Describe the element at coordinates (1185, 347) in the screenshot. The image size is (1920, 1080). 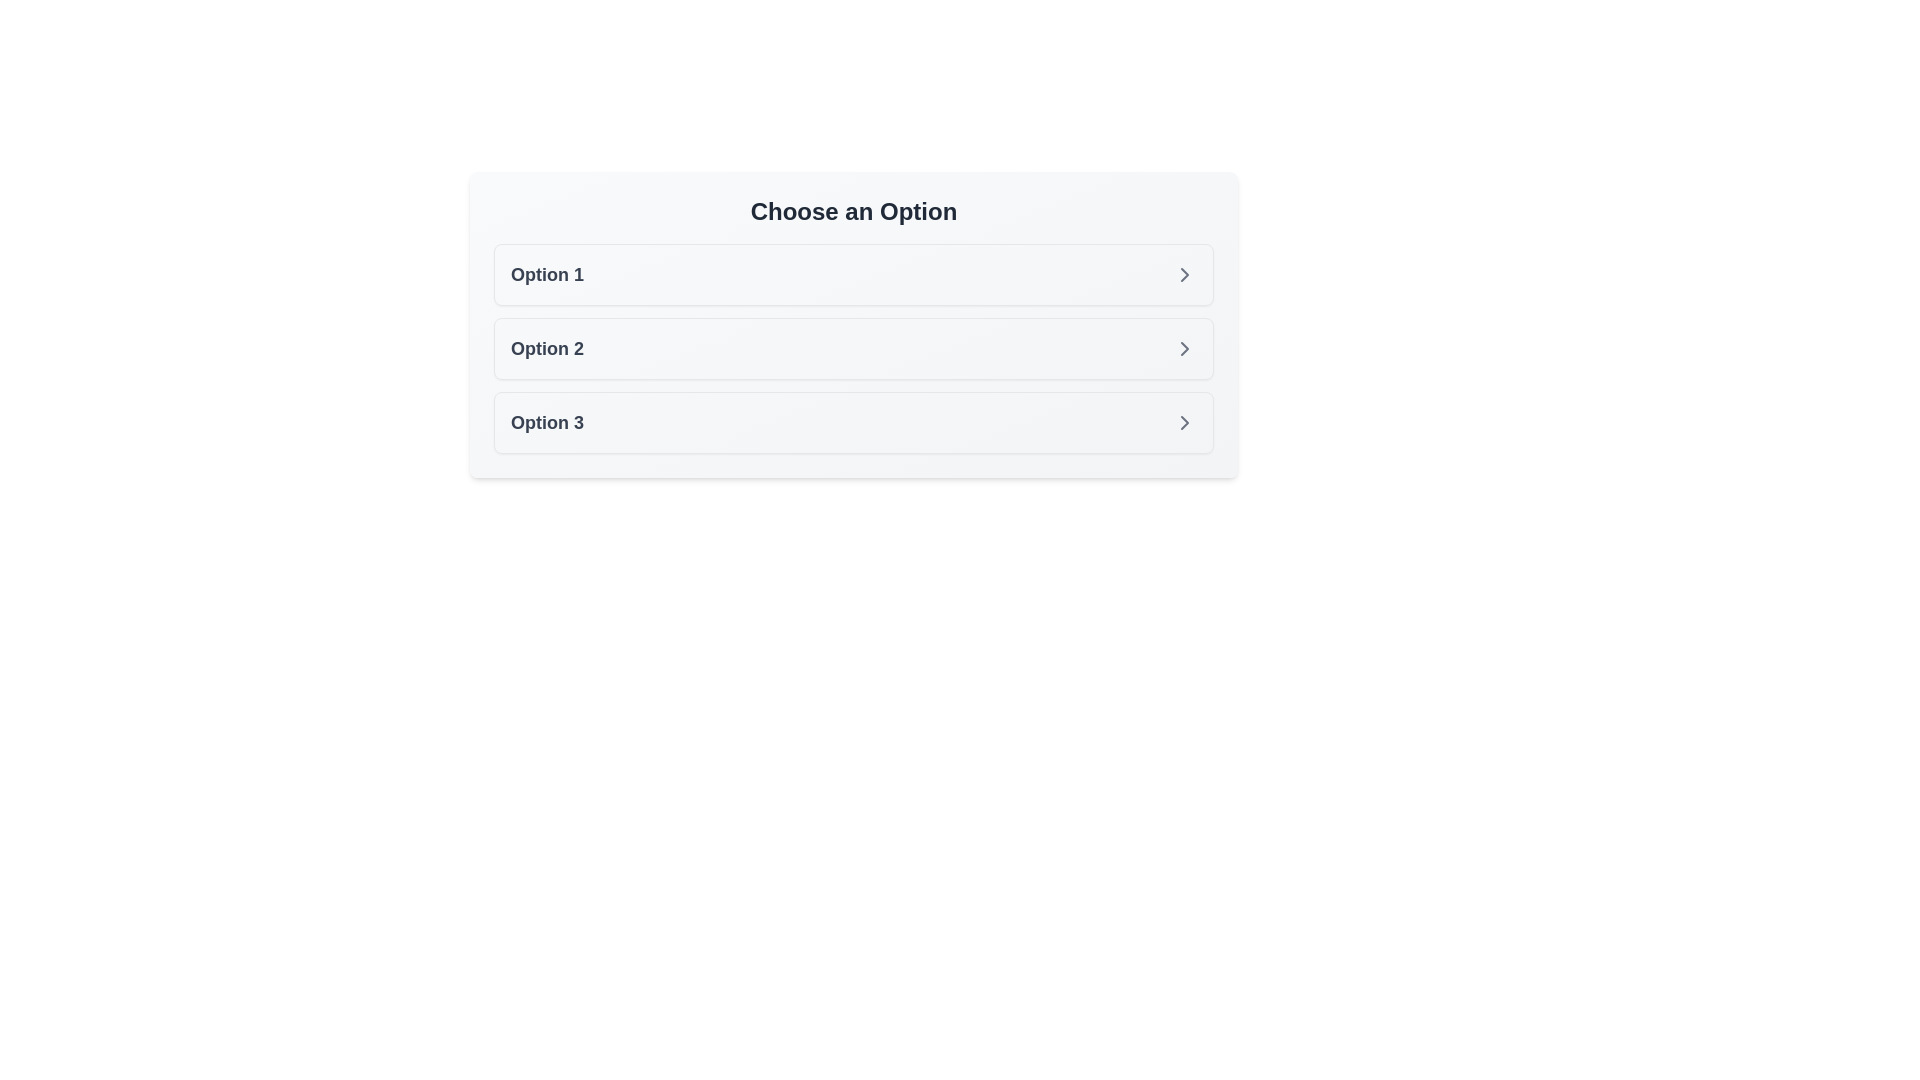
I see `the clickable icon located at the far right end of the second option row in a vertical list of three options` at that location.